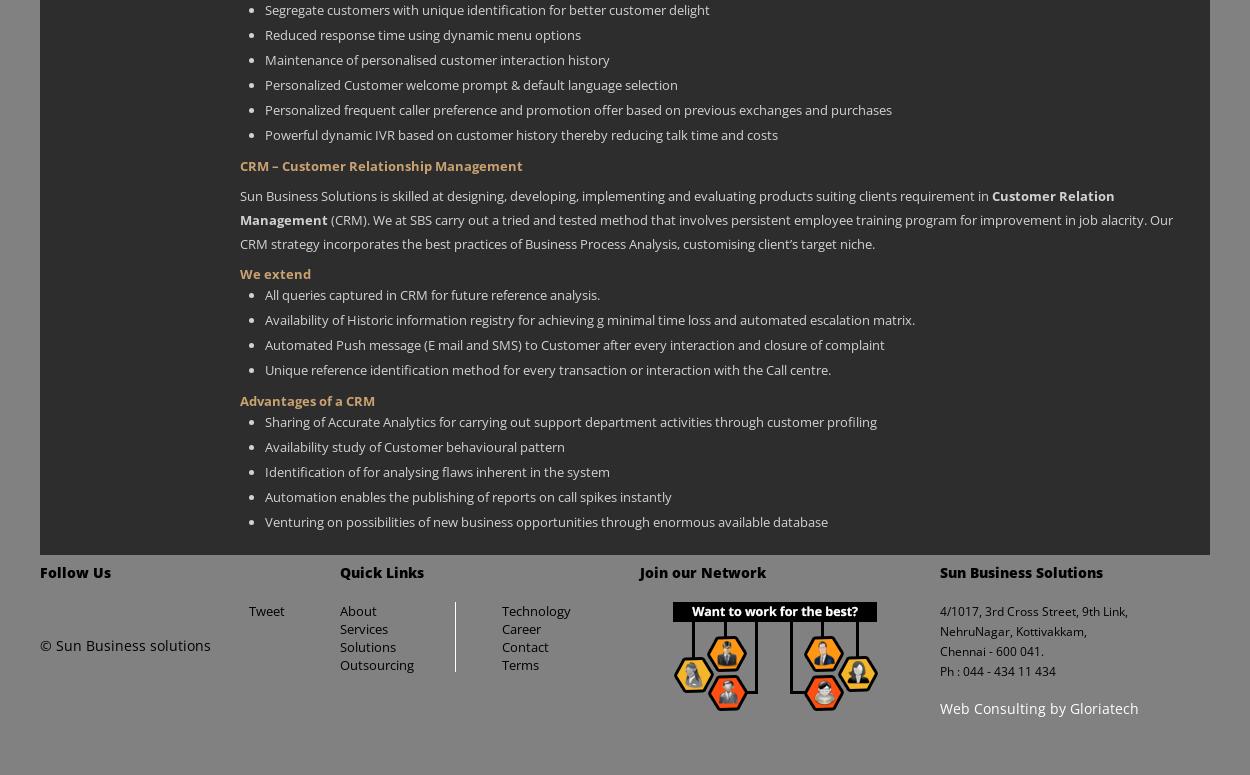 This screenshot has width=1250, height=775. What do you see at coordinates (991, 649) in the screenshot?
I see `'Chennai - 600 041.'` at bounding box center [991, 649].